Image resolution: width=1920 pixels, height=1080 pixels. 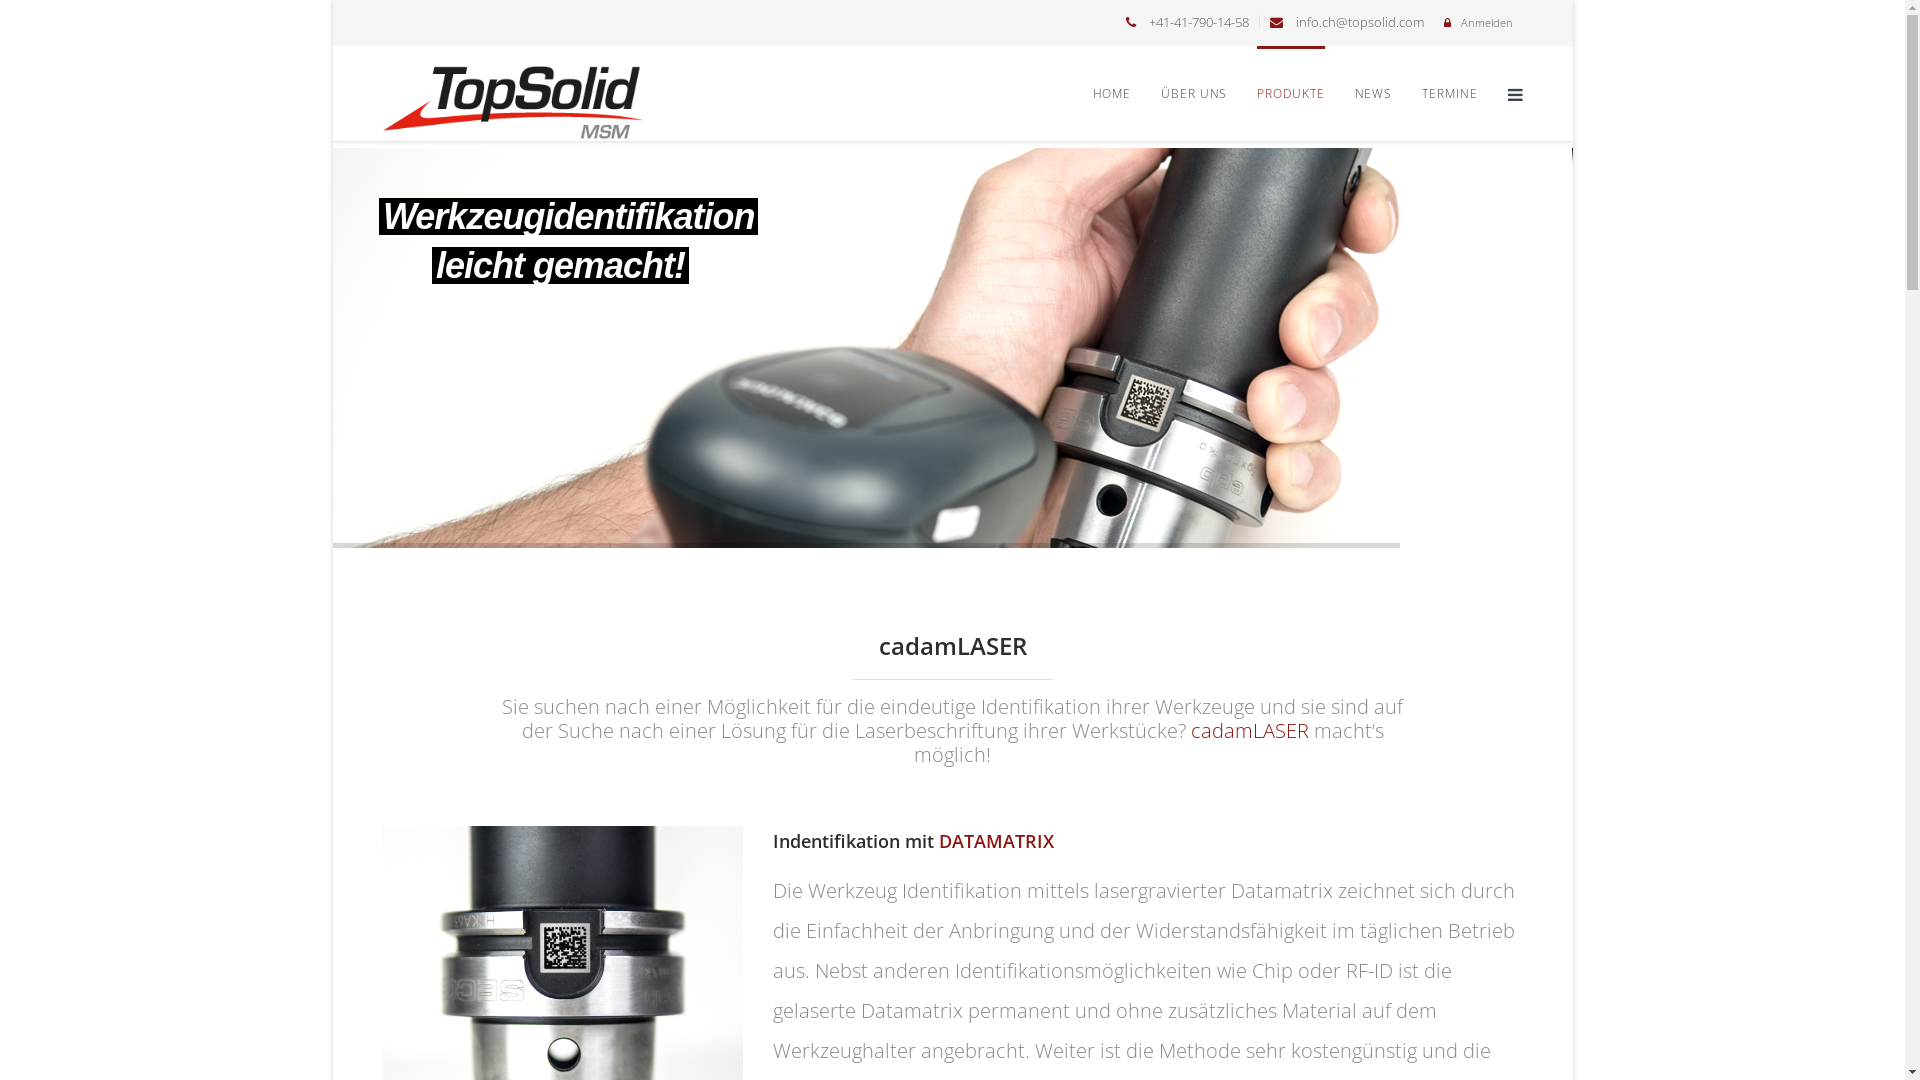 I want to click on 'TERMINE', so click(x=1449, y=93).